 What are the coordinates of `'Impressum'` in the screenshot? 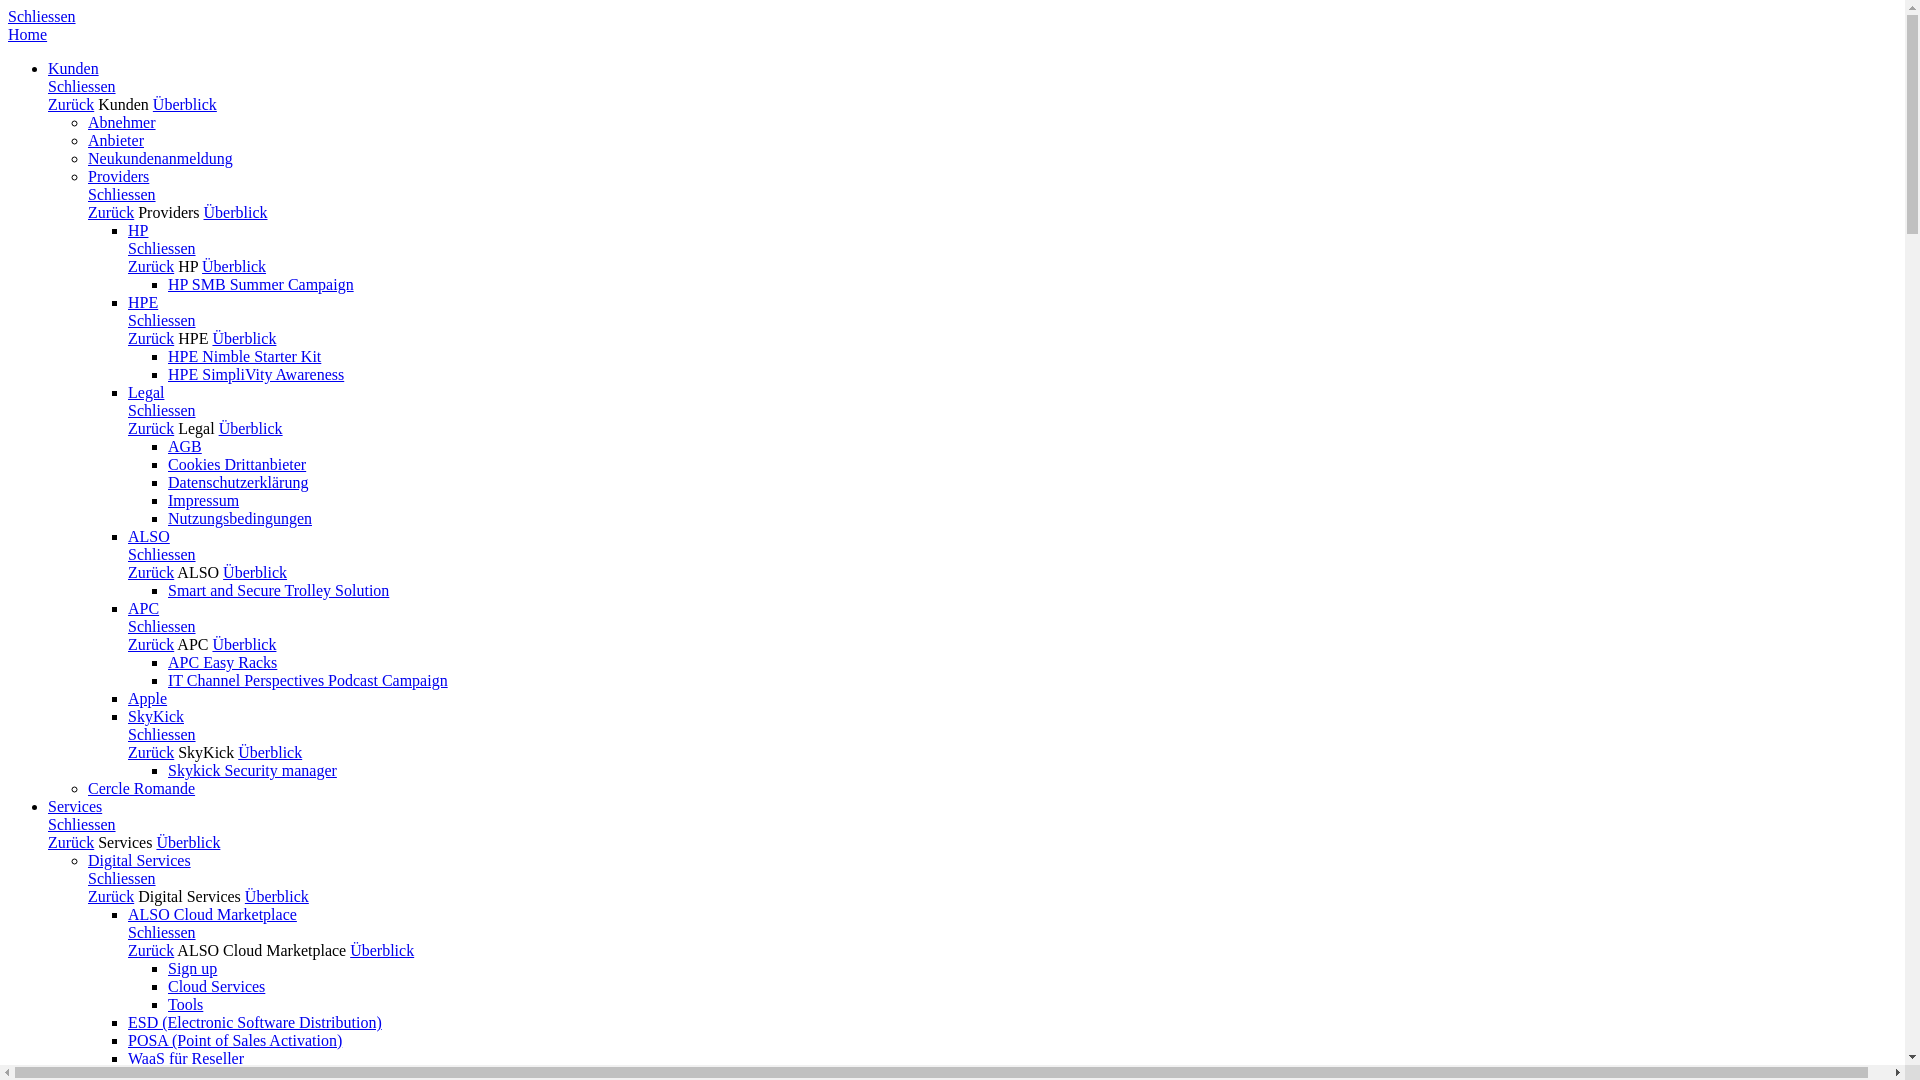 It's located at (203, 499).